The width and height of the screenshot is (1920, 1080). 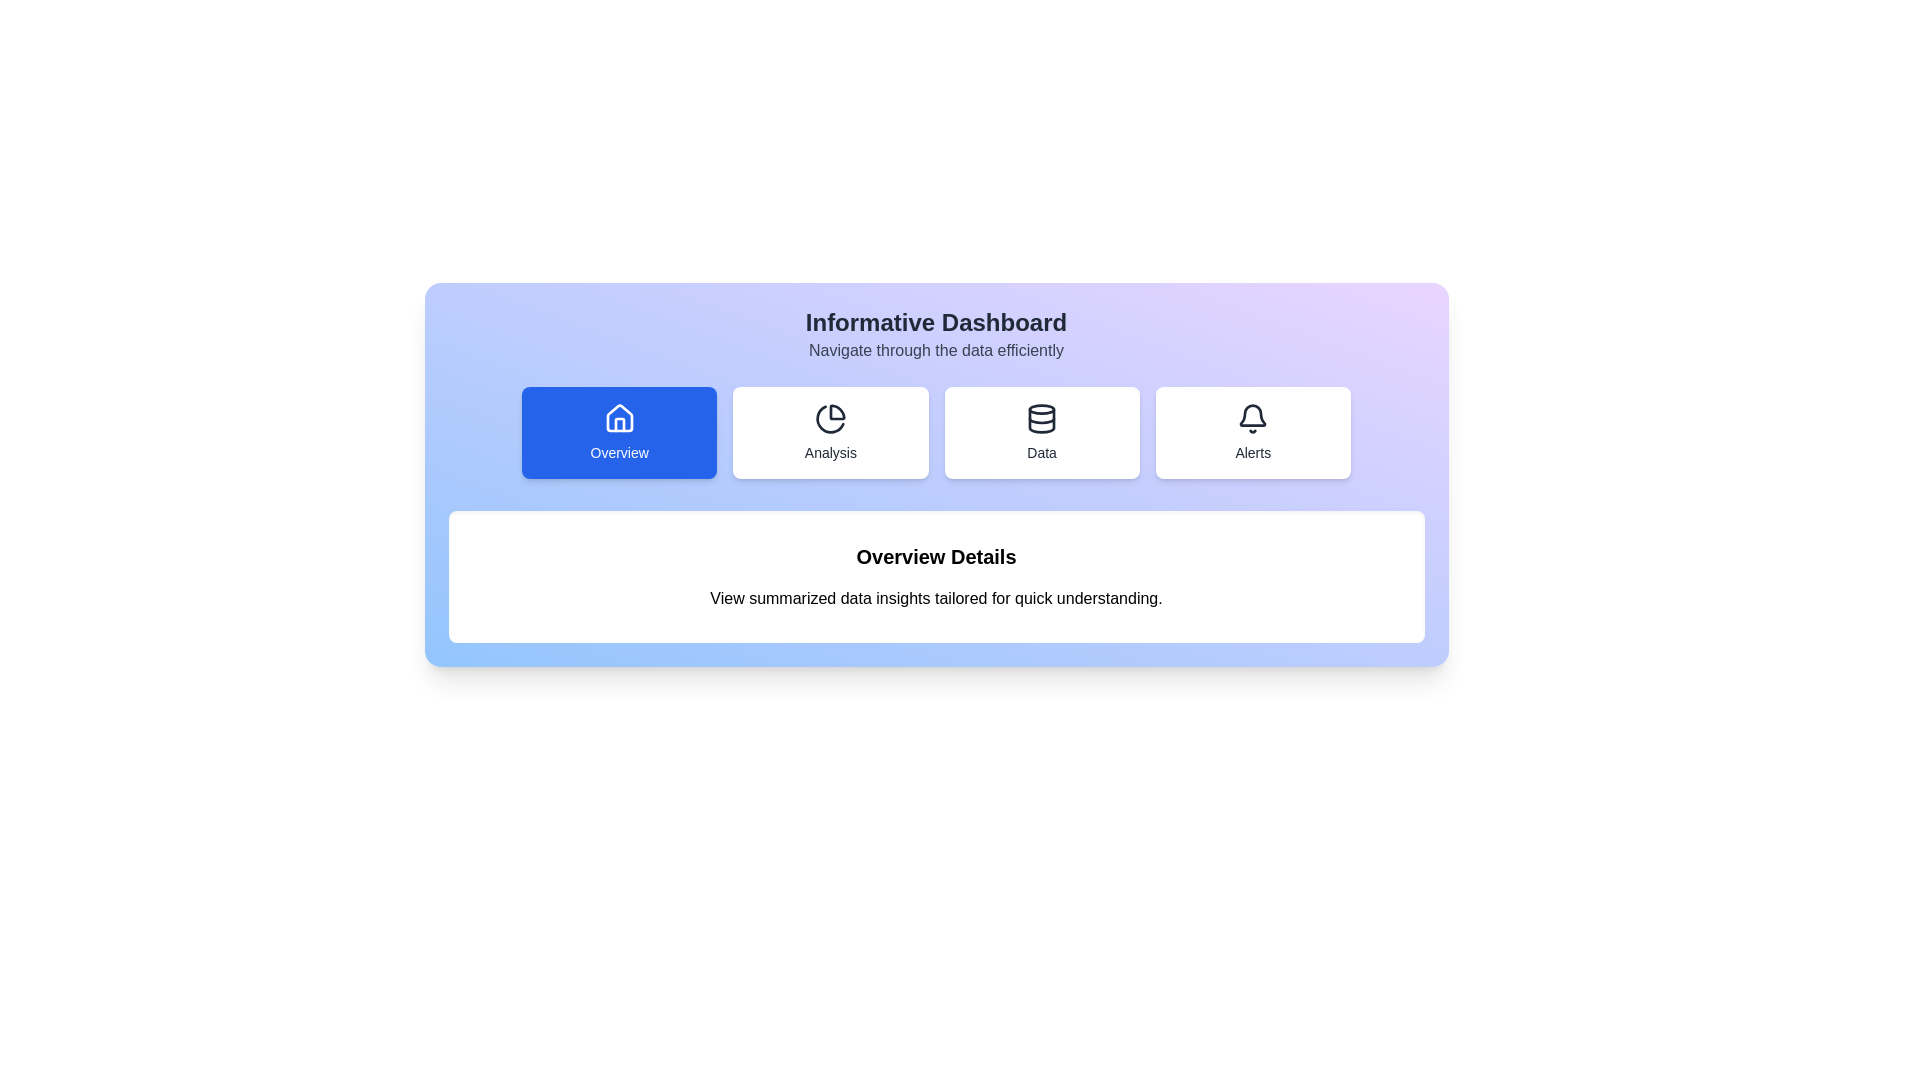 What do you see at coordinates (830, 418) in the screenshot?
I see `the Pie Chart Segment icon, which is part of the 'Analysis' button located between 'Overview' and 'Data'` at bounding box center [830, 418].